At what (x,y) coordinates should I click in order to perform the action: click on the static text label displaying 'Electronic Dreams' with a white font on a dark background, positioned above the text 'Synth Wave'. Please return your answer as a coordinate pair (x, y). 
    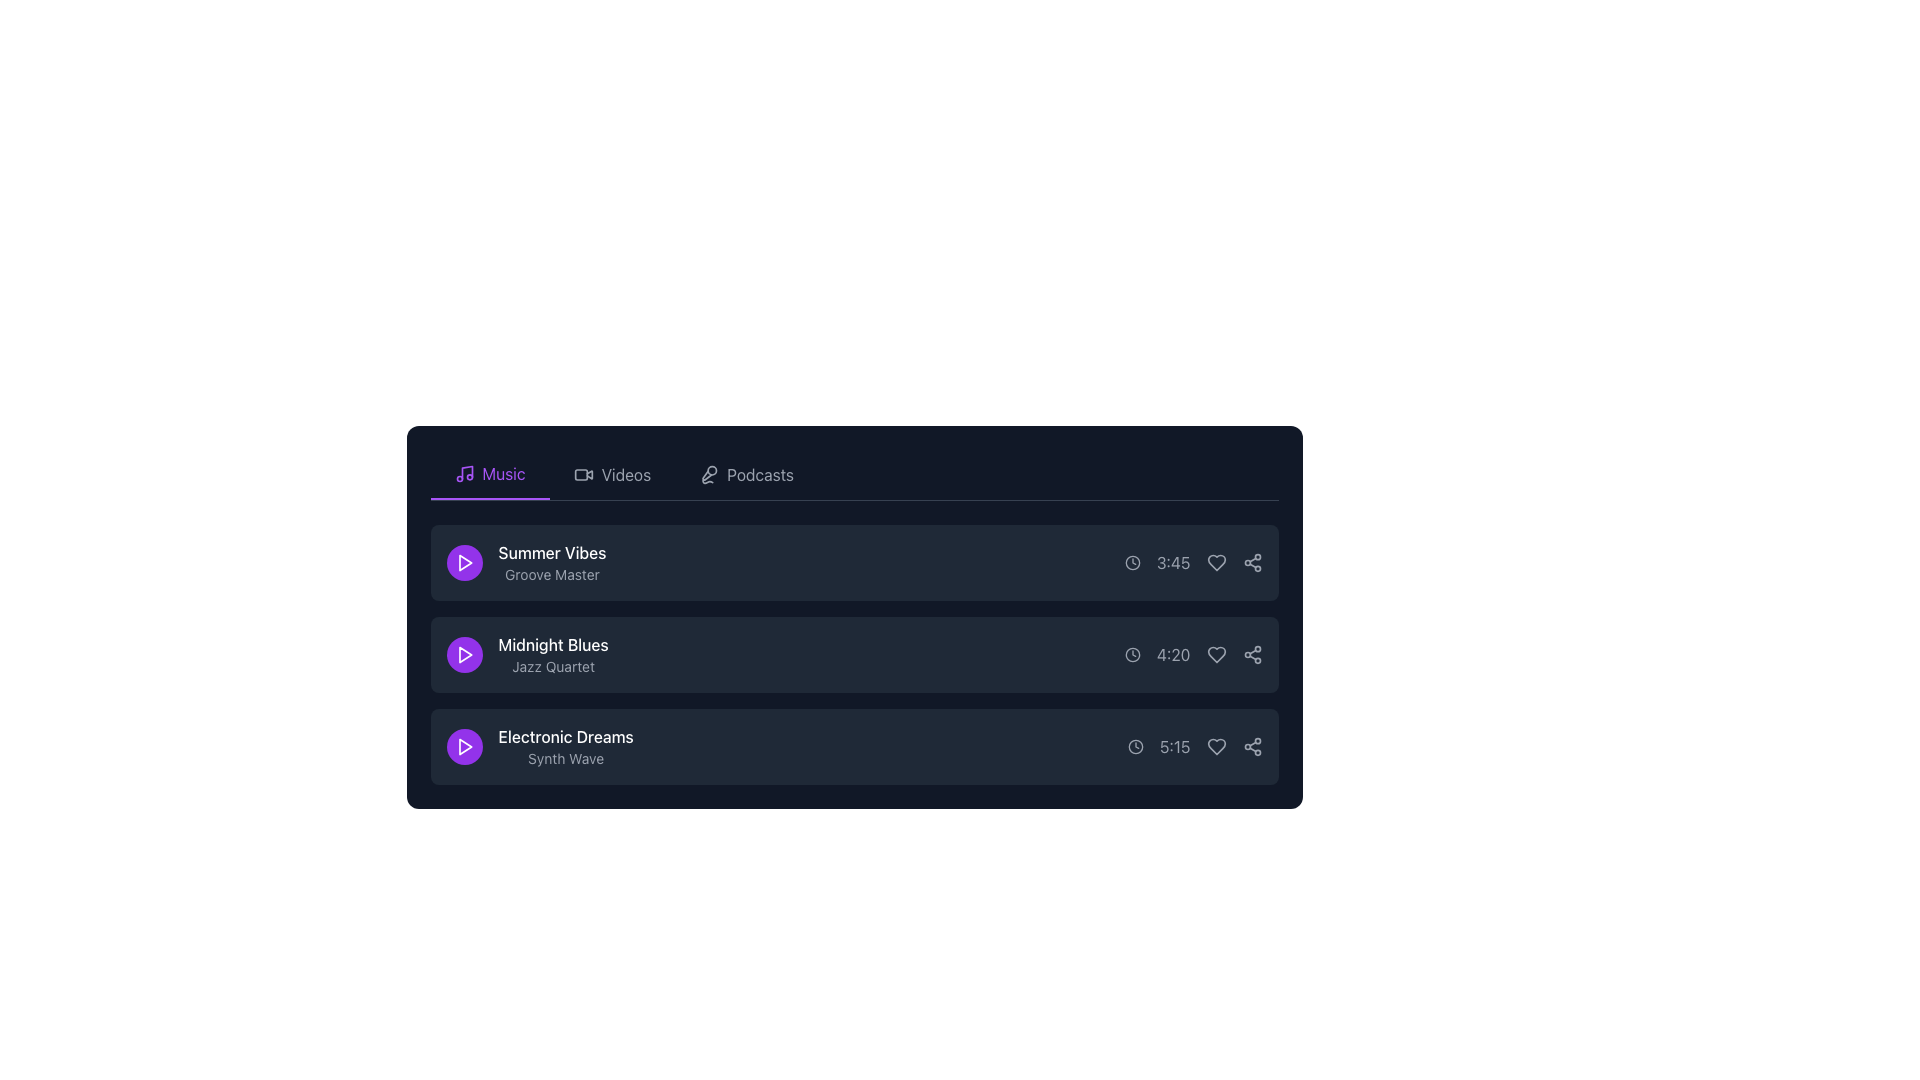
    Looking at the image, I should click on (565, 736).